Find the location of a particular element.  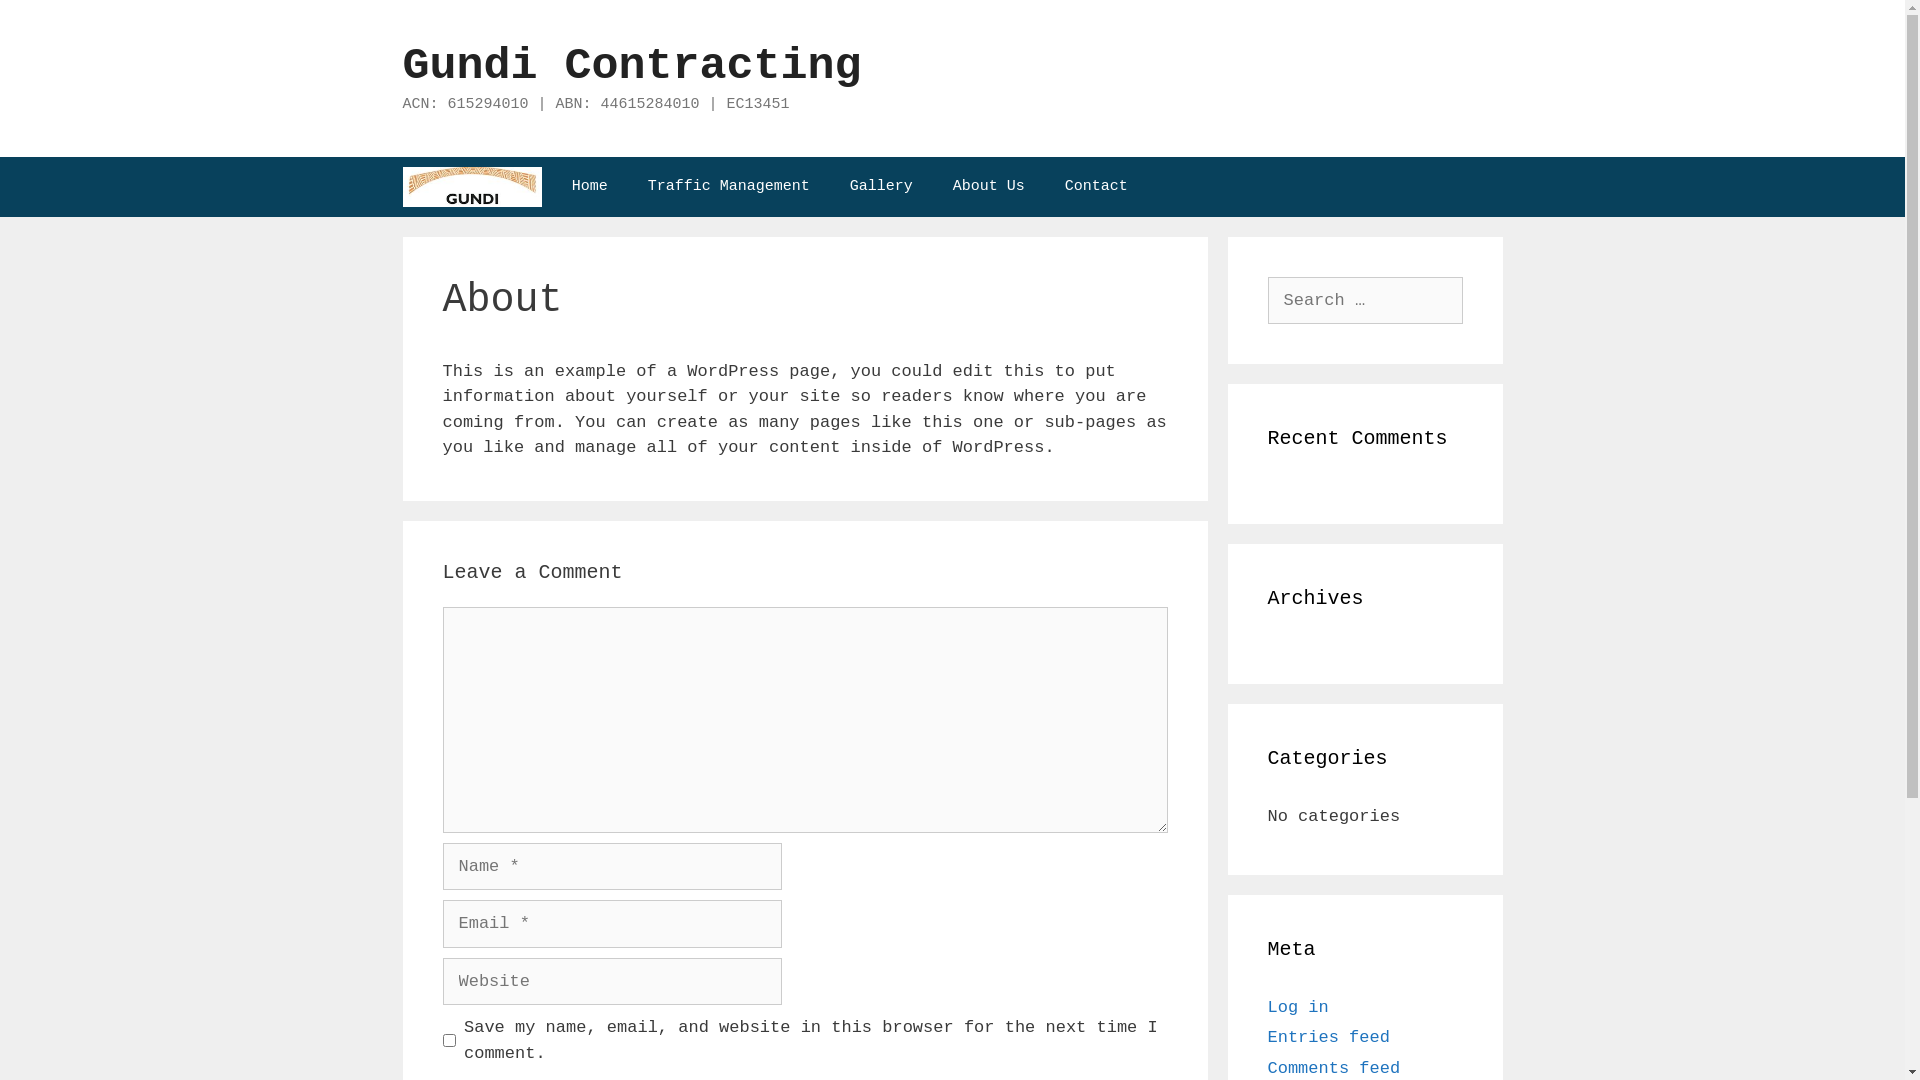

'Gallery' is located at coordinates (830, 185).